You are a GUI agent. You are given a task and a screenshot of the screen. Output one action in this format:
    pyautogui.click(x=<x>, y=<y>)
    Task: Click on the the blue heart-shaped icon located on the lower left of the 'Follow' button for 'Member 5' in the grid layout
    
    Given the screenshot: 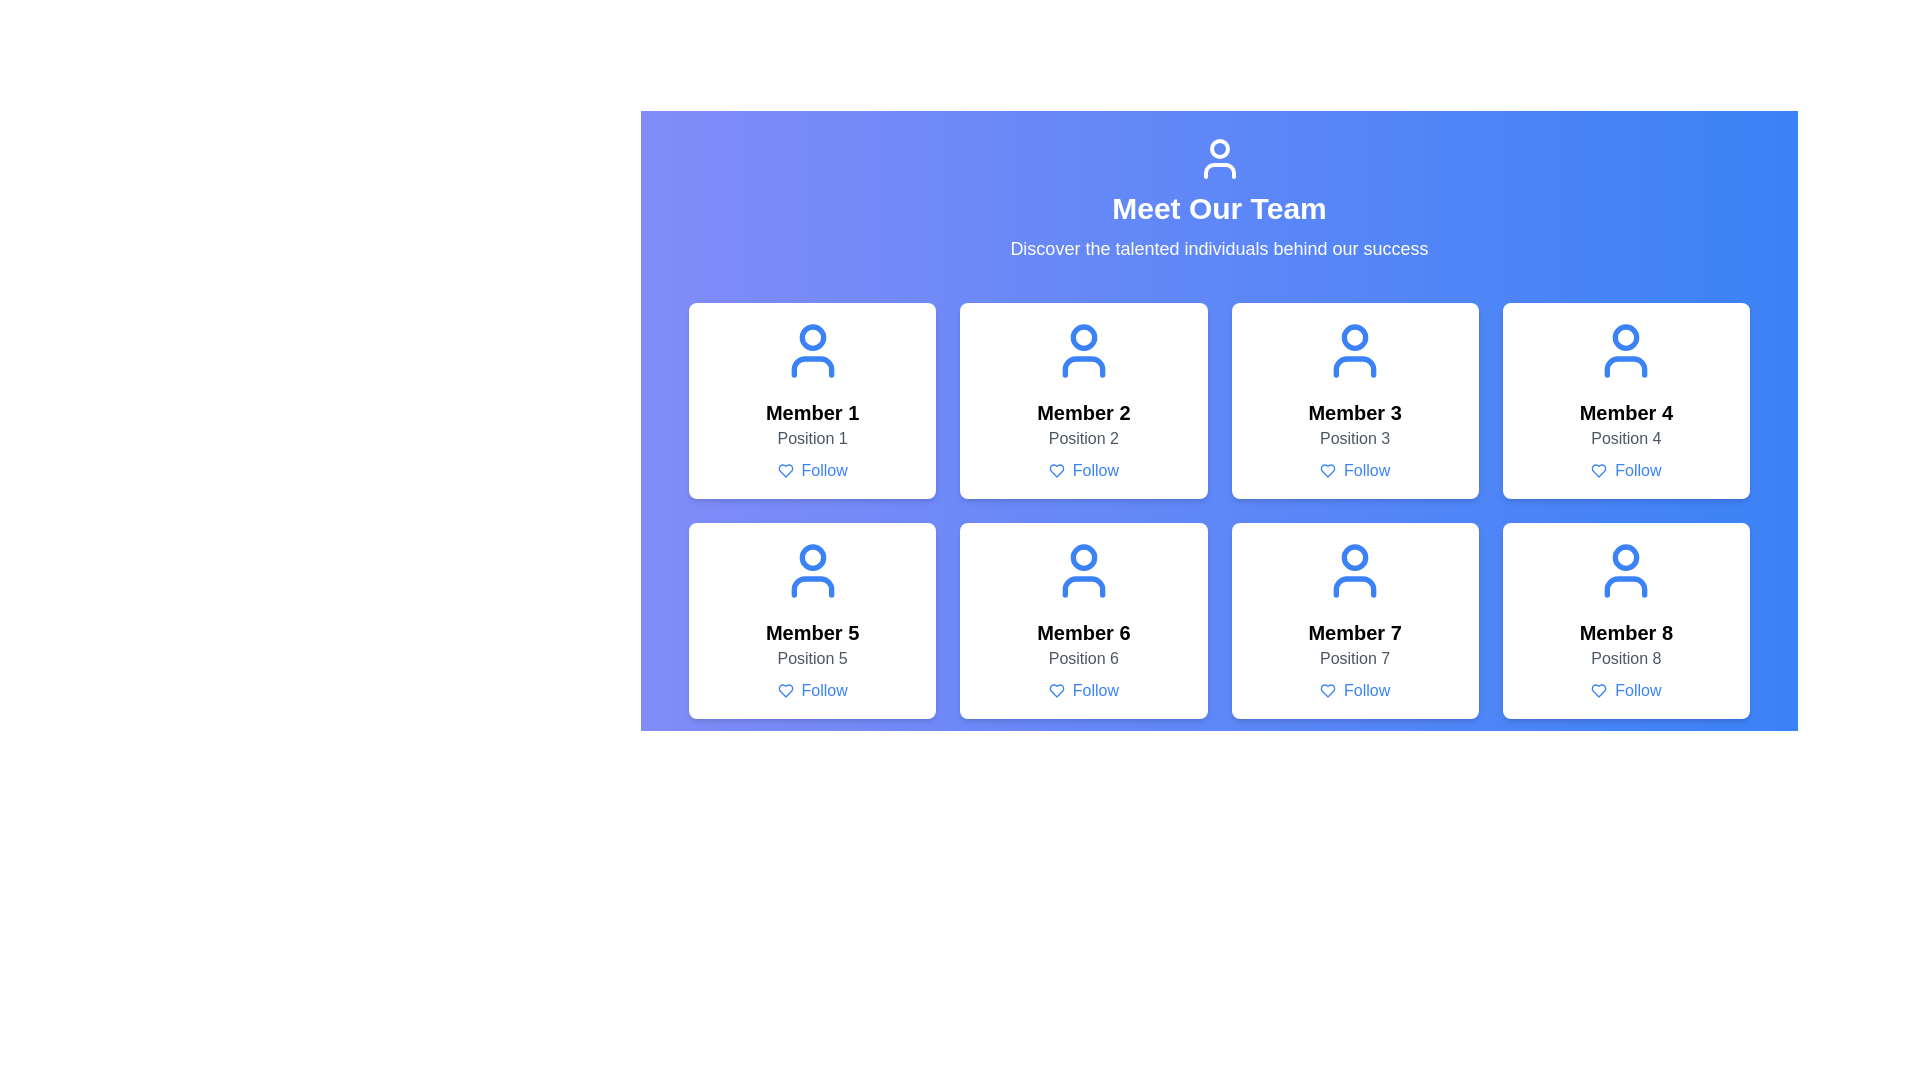 What is the action you would take?
    pyautogui.click(x=784, y=689)
    